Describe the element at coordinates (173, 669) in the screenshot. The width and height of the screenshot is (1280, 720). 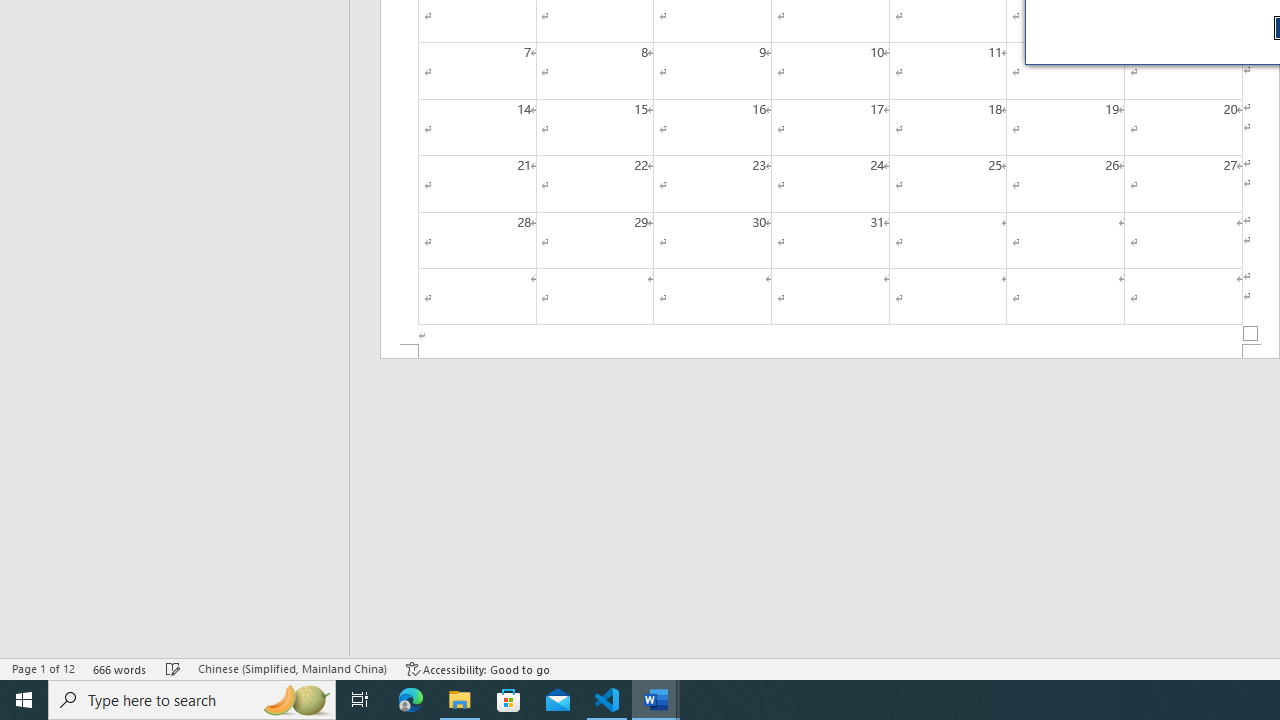
I see `'Spelling and Grammar Check Checking'` at that location.